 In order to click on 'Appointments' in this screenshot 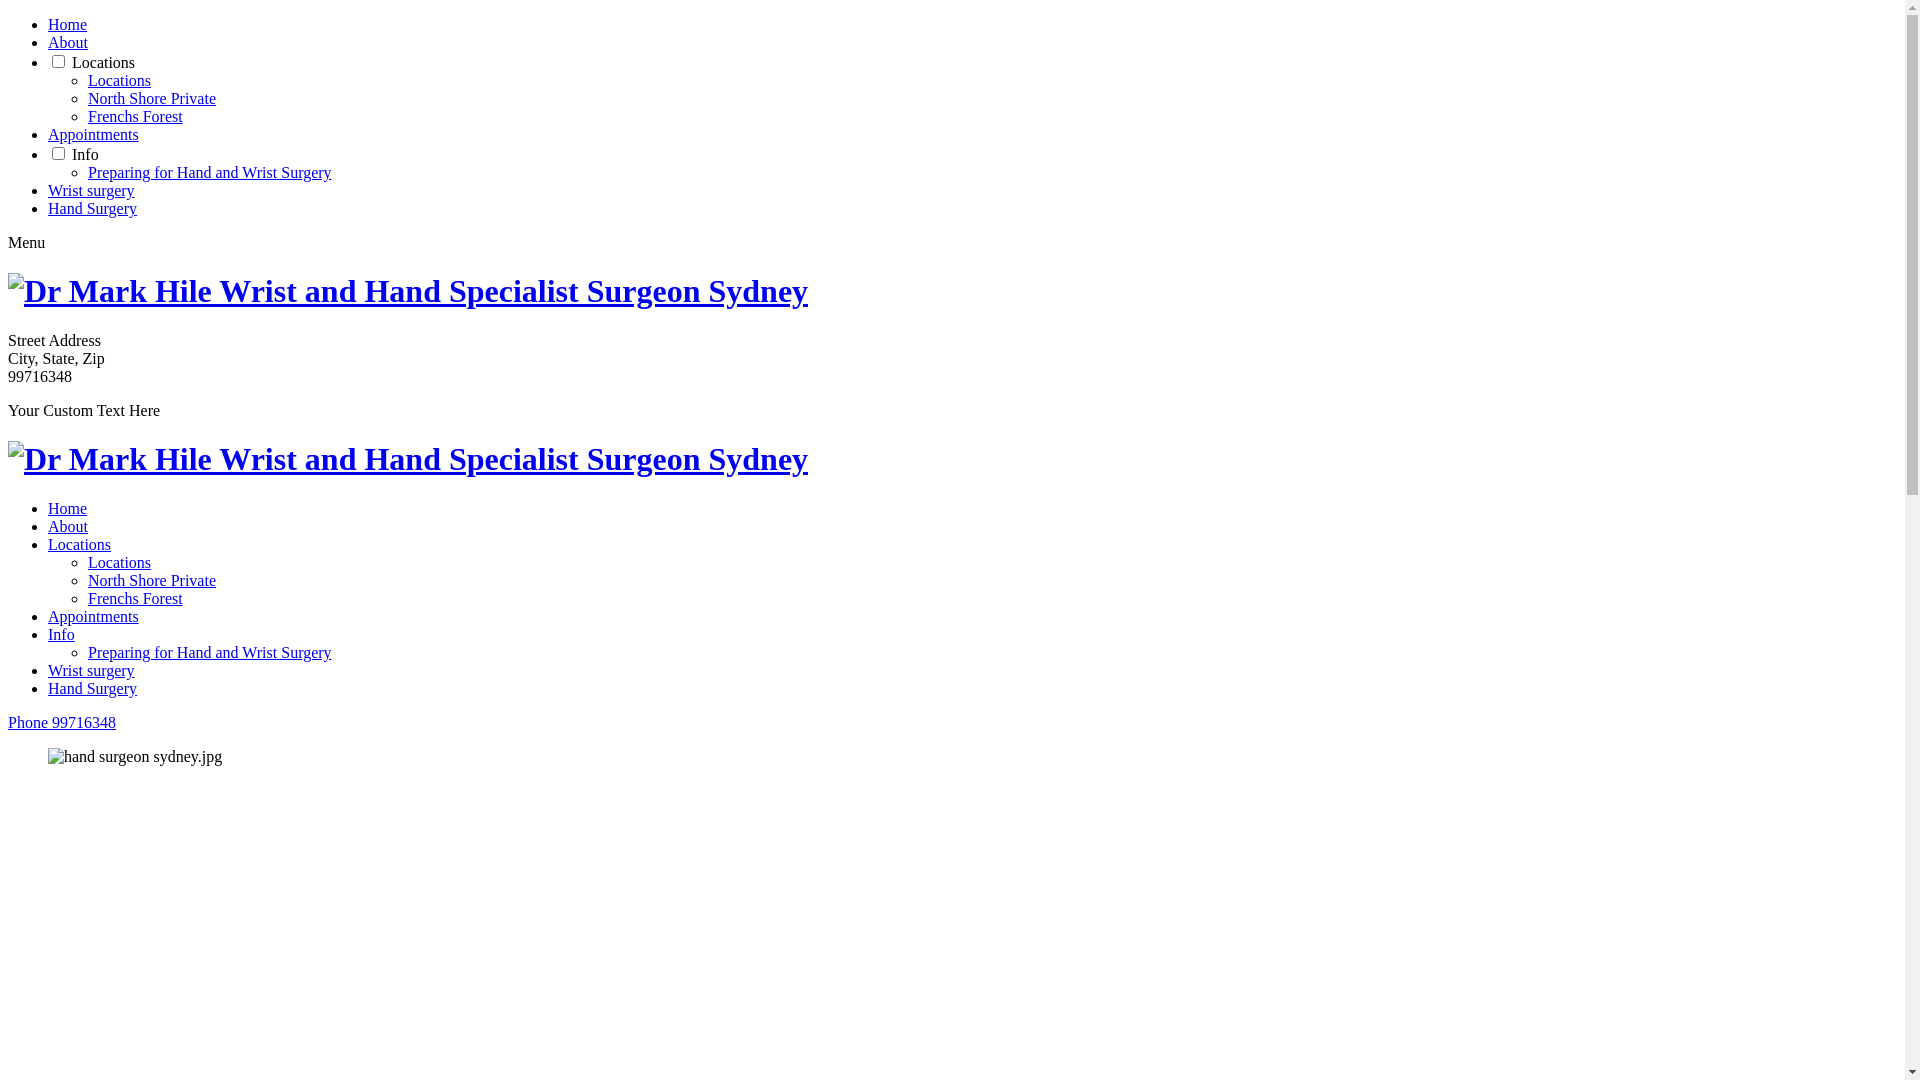, I will do `click(92, 615)`.